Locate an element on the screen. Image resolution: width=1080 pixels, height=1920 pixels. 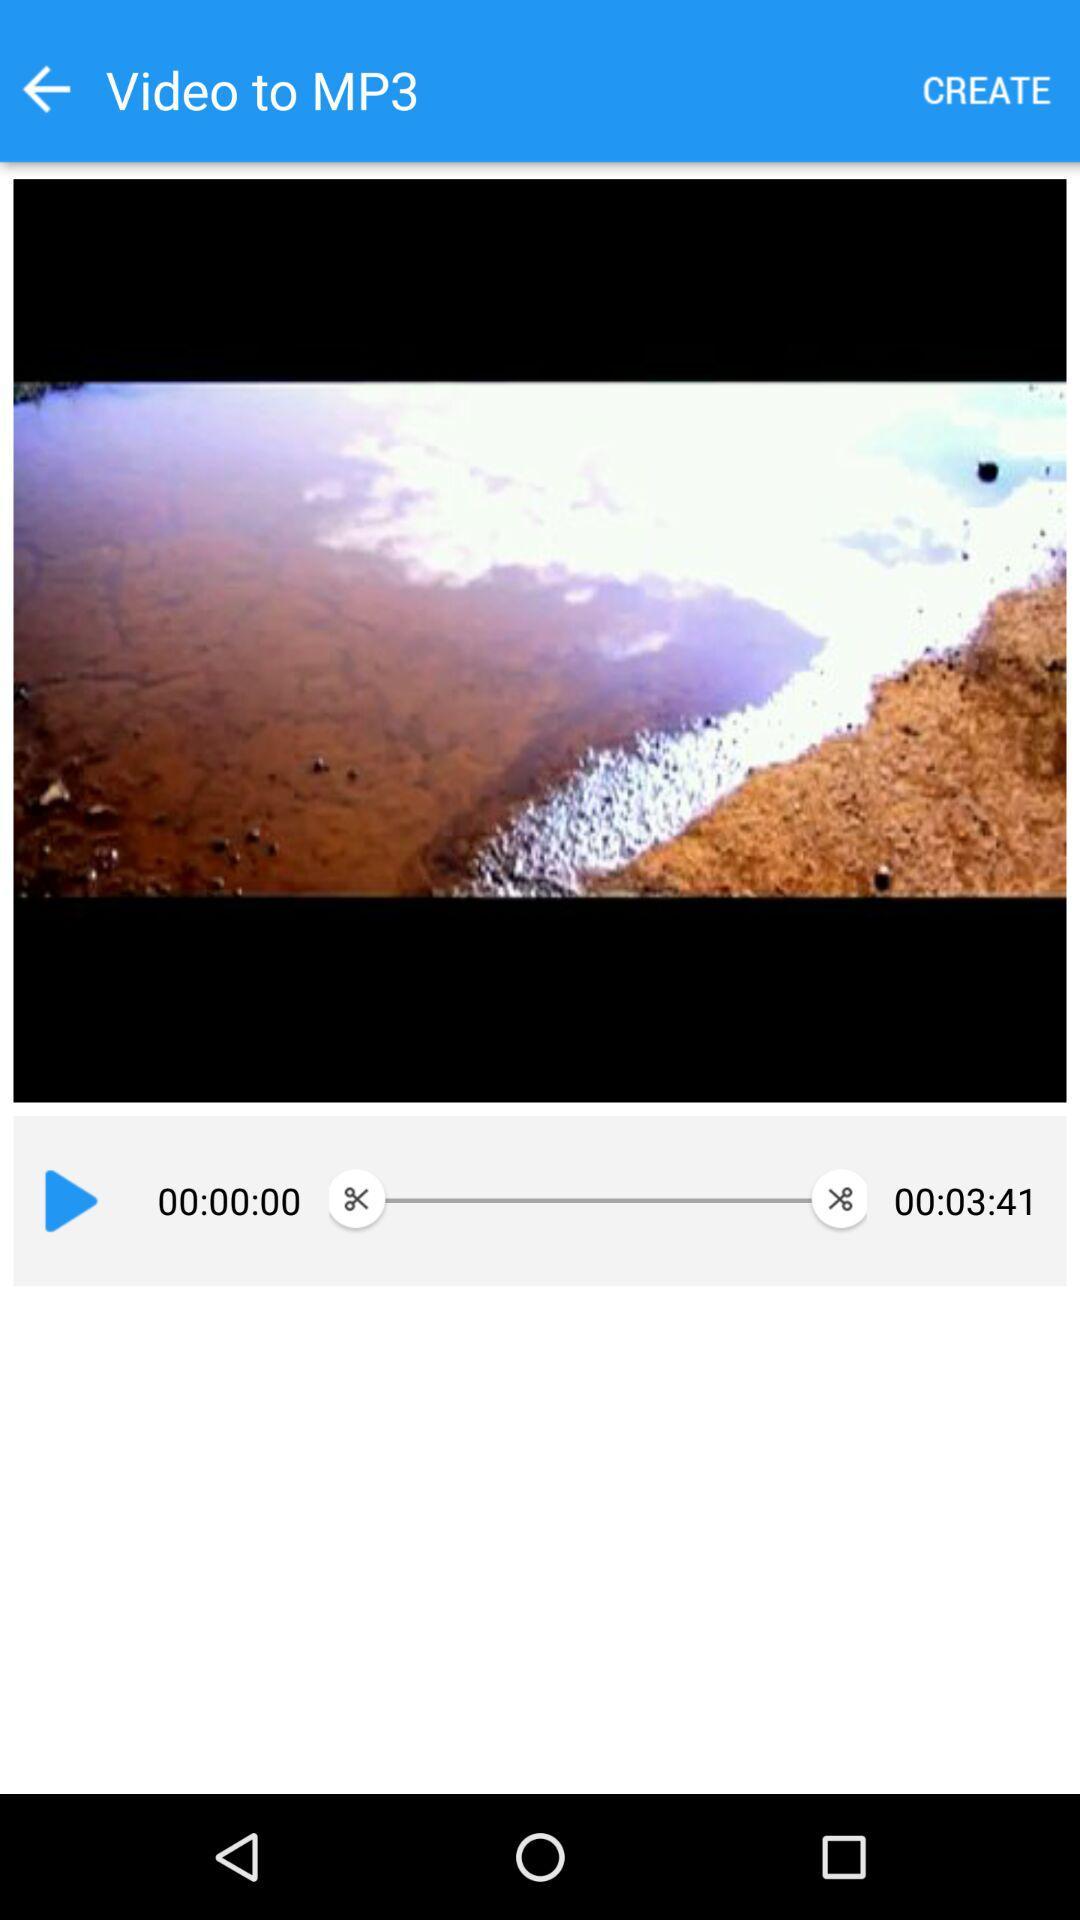
the app next to video to mp3 is located at coordinates (45, 88).